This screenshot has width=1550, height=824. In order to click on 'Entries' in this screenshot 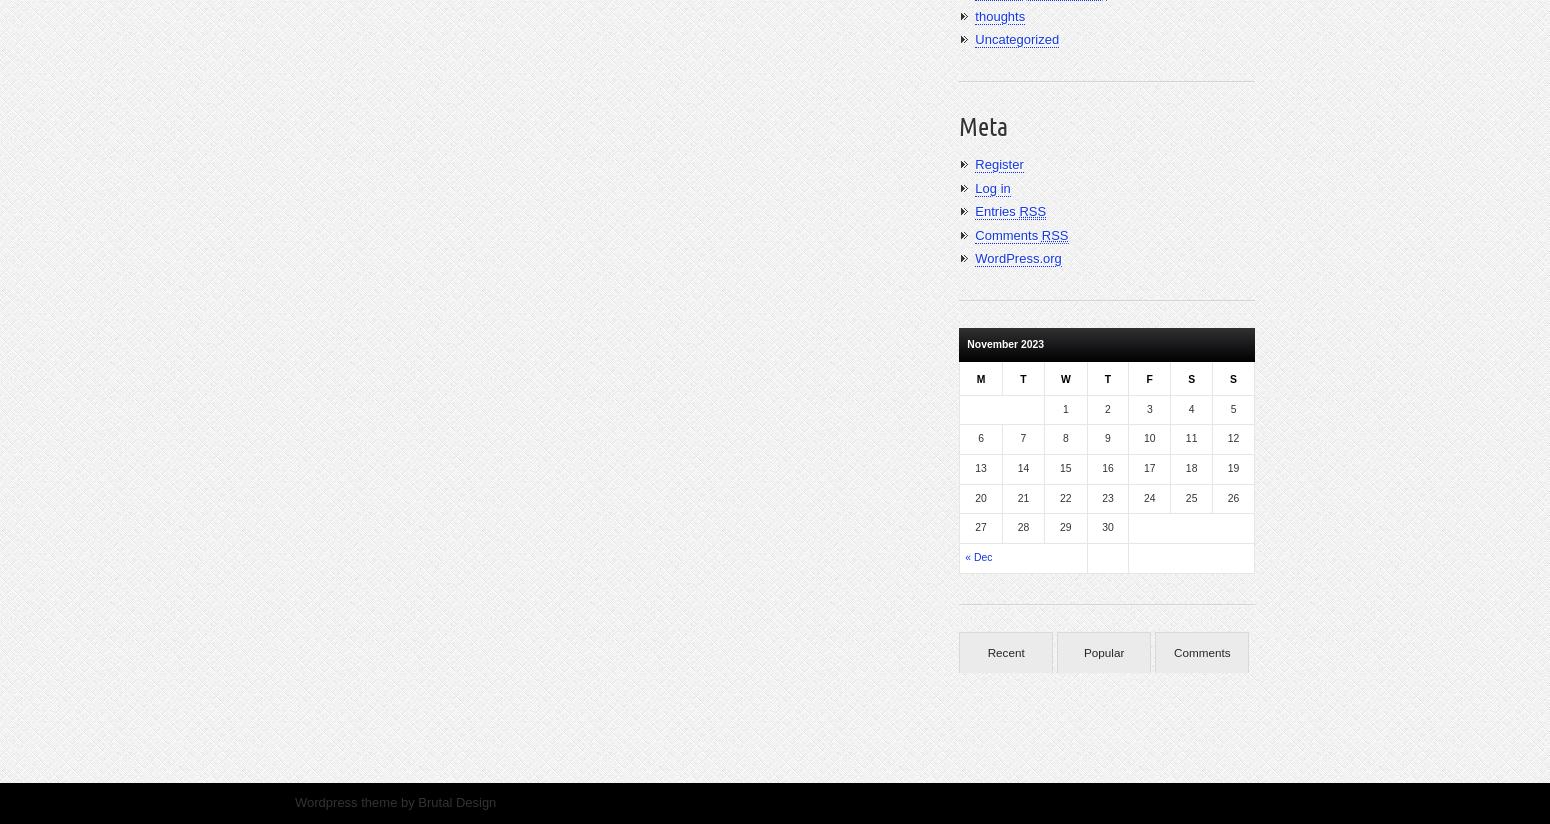, I will do `click(995, 210)`.